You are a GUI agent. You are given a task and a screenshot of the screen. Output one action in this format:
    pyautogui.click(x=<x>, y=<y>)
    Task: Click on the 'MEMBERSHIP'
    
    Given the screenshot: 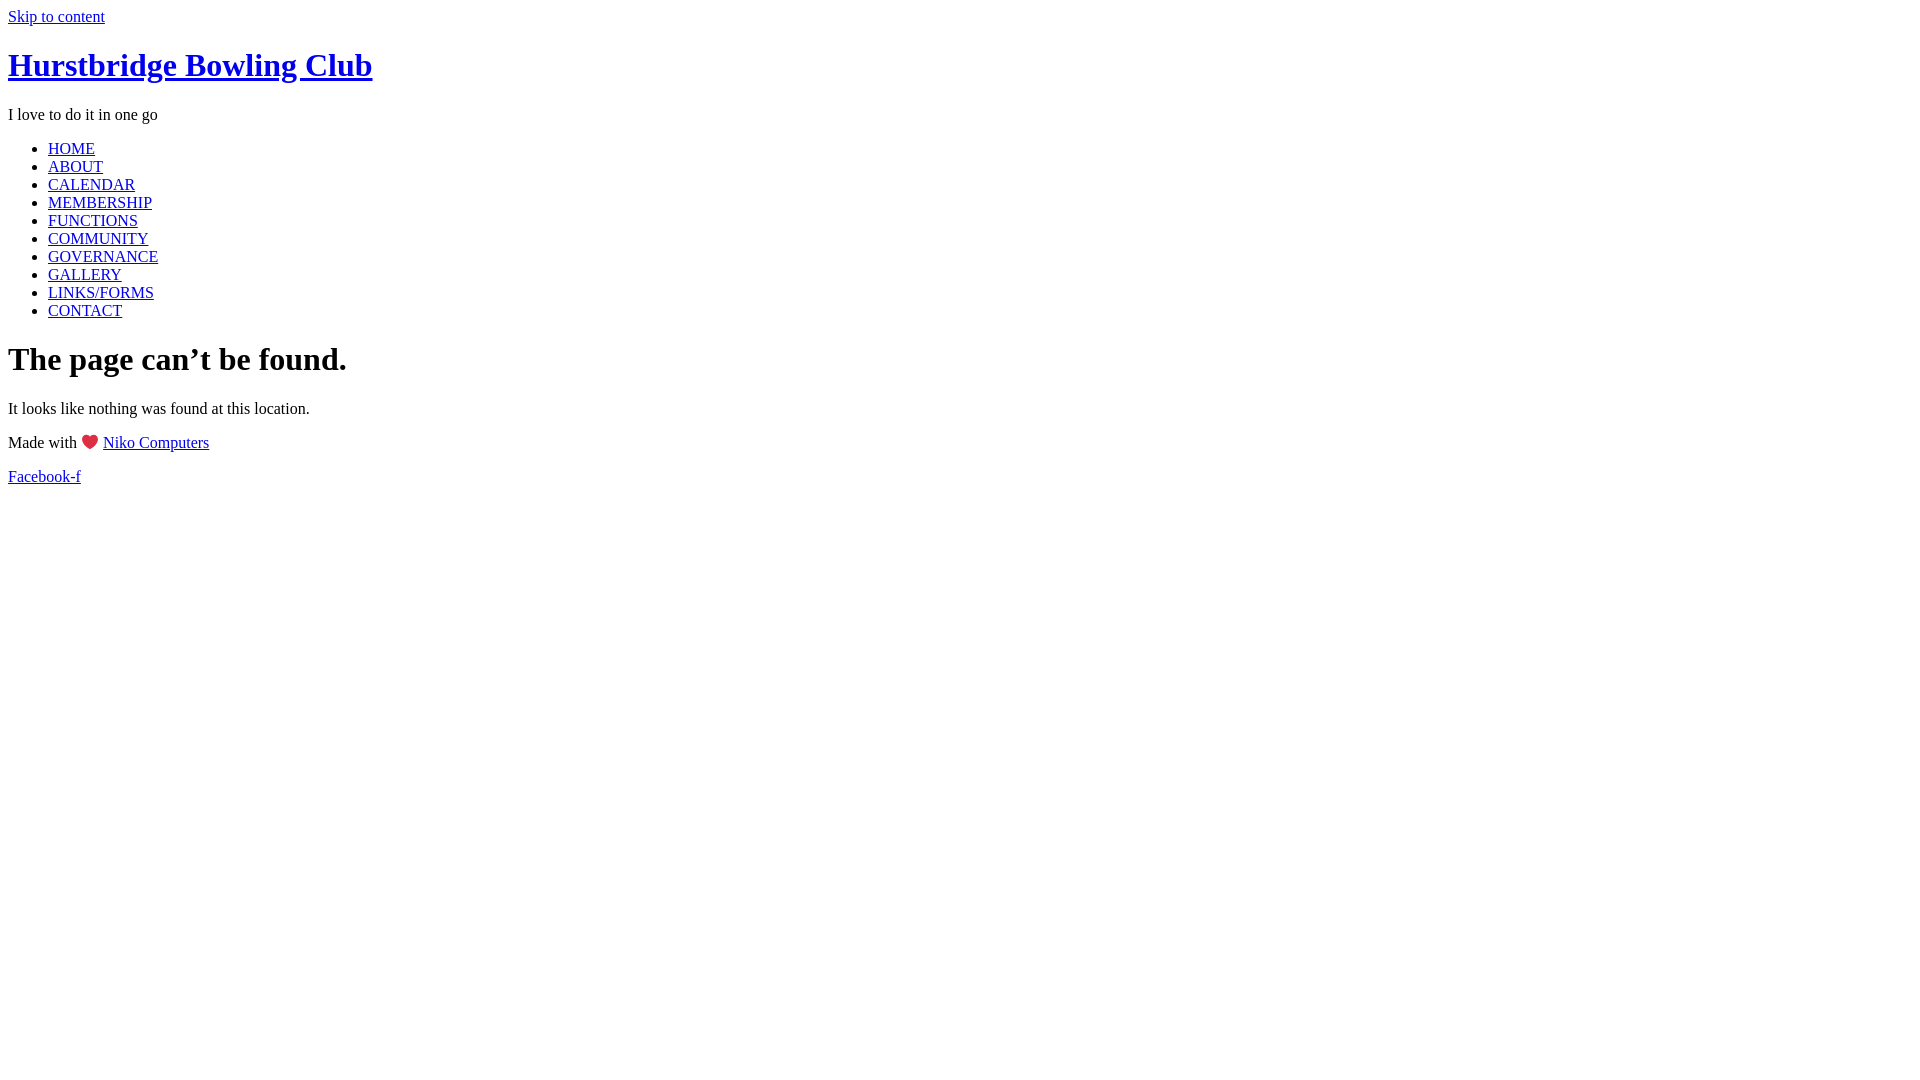 What is the action you would take?
    pyautogui.click(x=48, y=202)
    